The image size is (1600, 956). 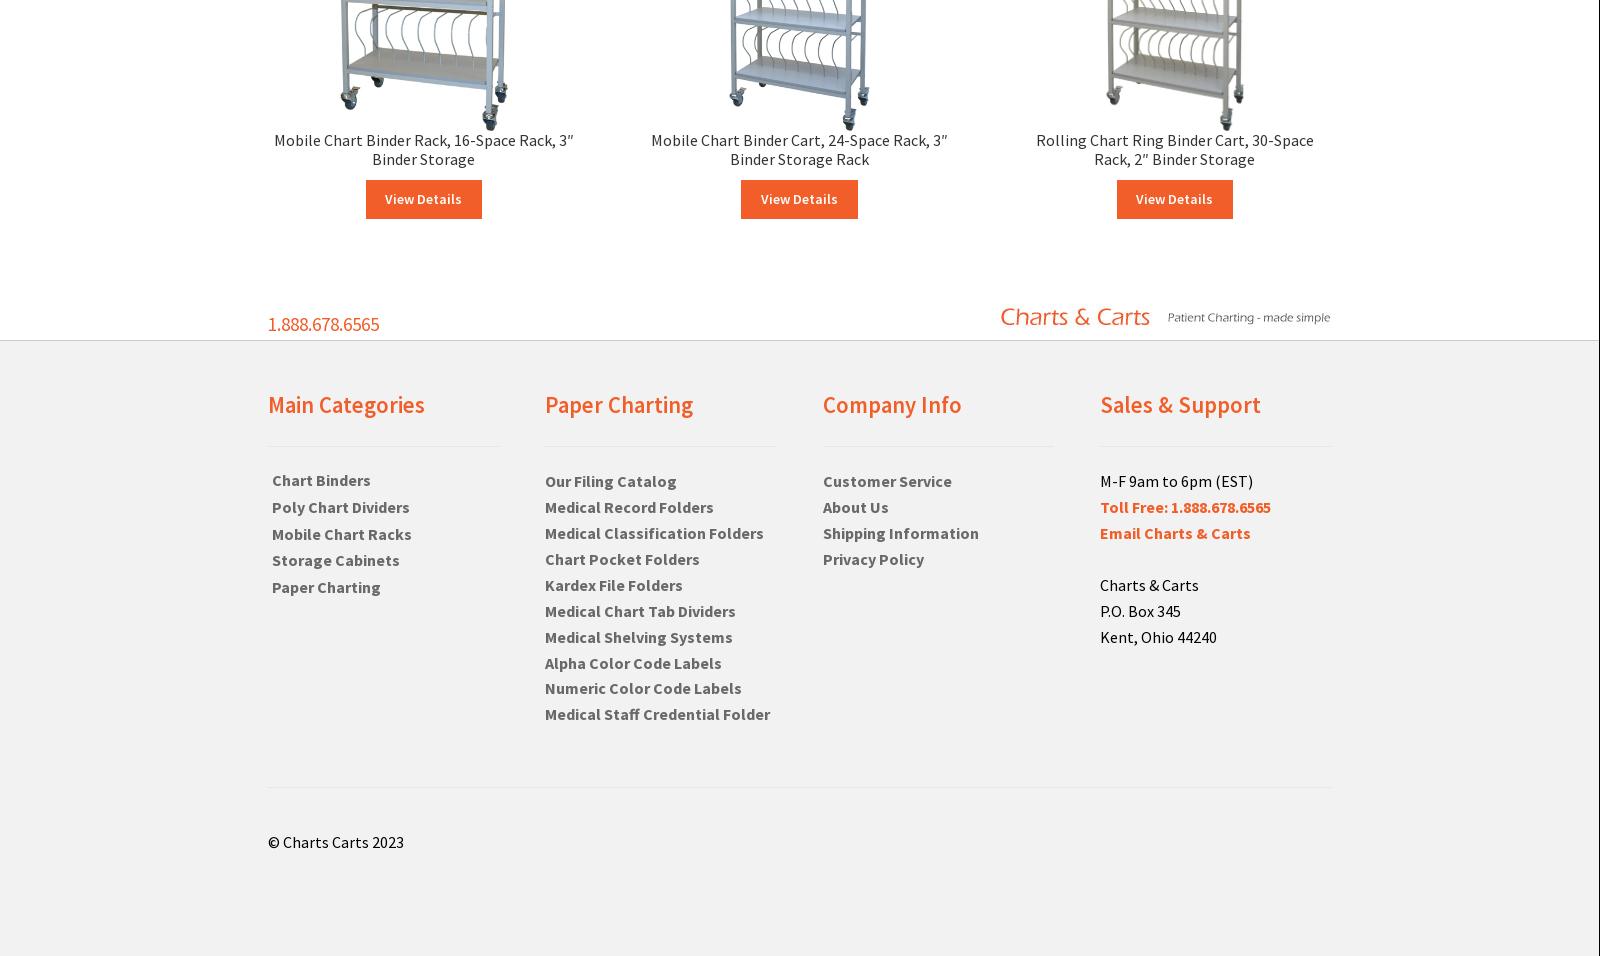 I want to click on 'Medical Shelving Systems', so click(x=639, y=636).